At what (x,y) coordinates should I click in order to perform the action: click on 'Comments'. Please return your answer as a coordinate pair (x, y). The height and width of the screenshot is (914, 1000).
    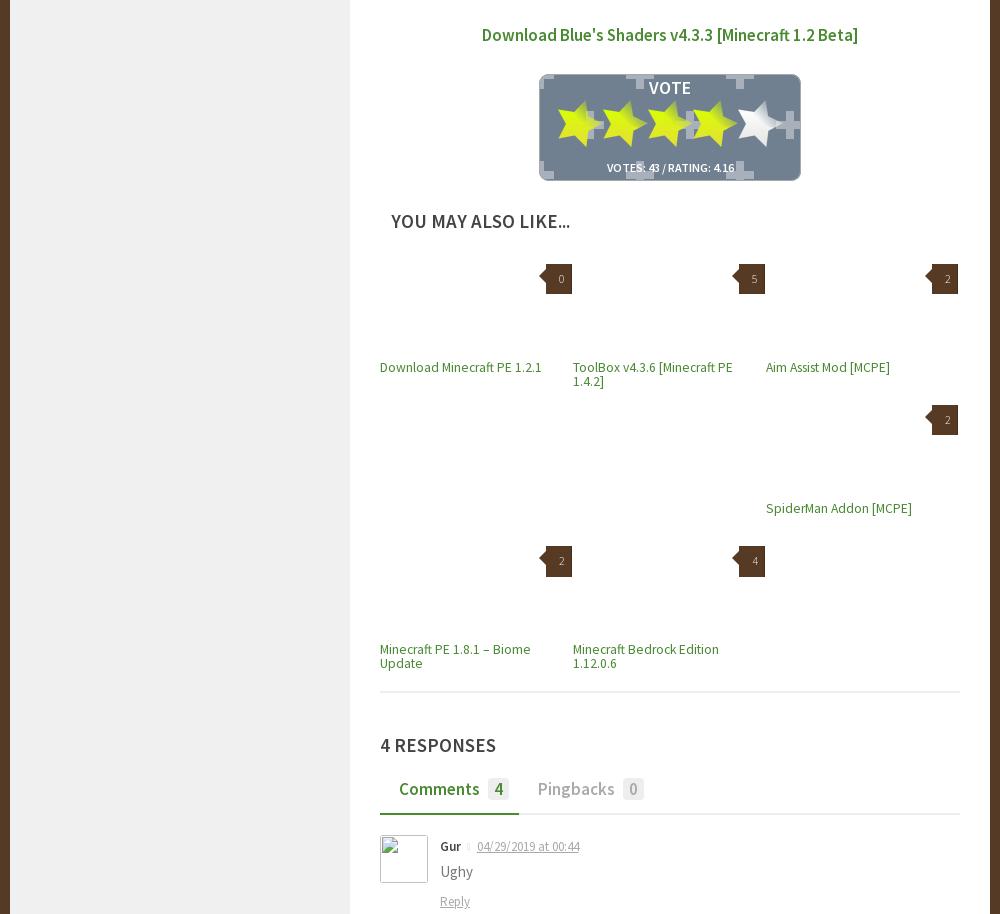
    Looking at the image, I should click on (438, 787).